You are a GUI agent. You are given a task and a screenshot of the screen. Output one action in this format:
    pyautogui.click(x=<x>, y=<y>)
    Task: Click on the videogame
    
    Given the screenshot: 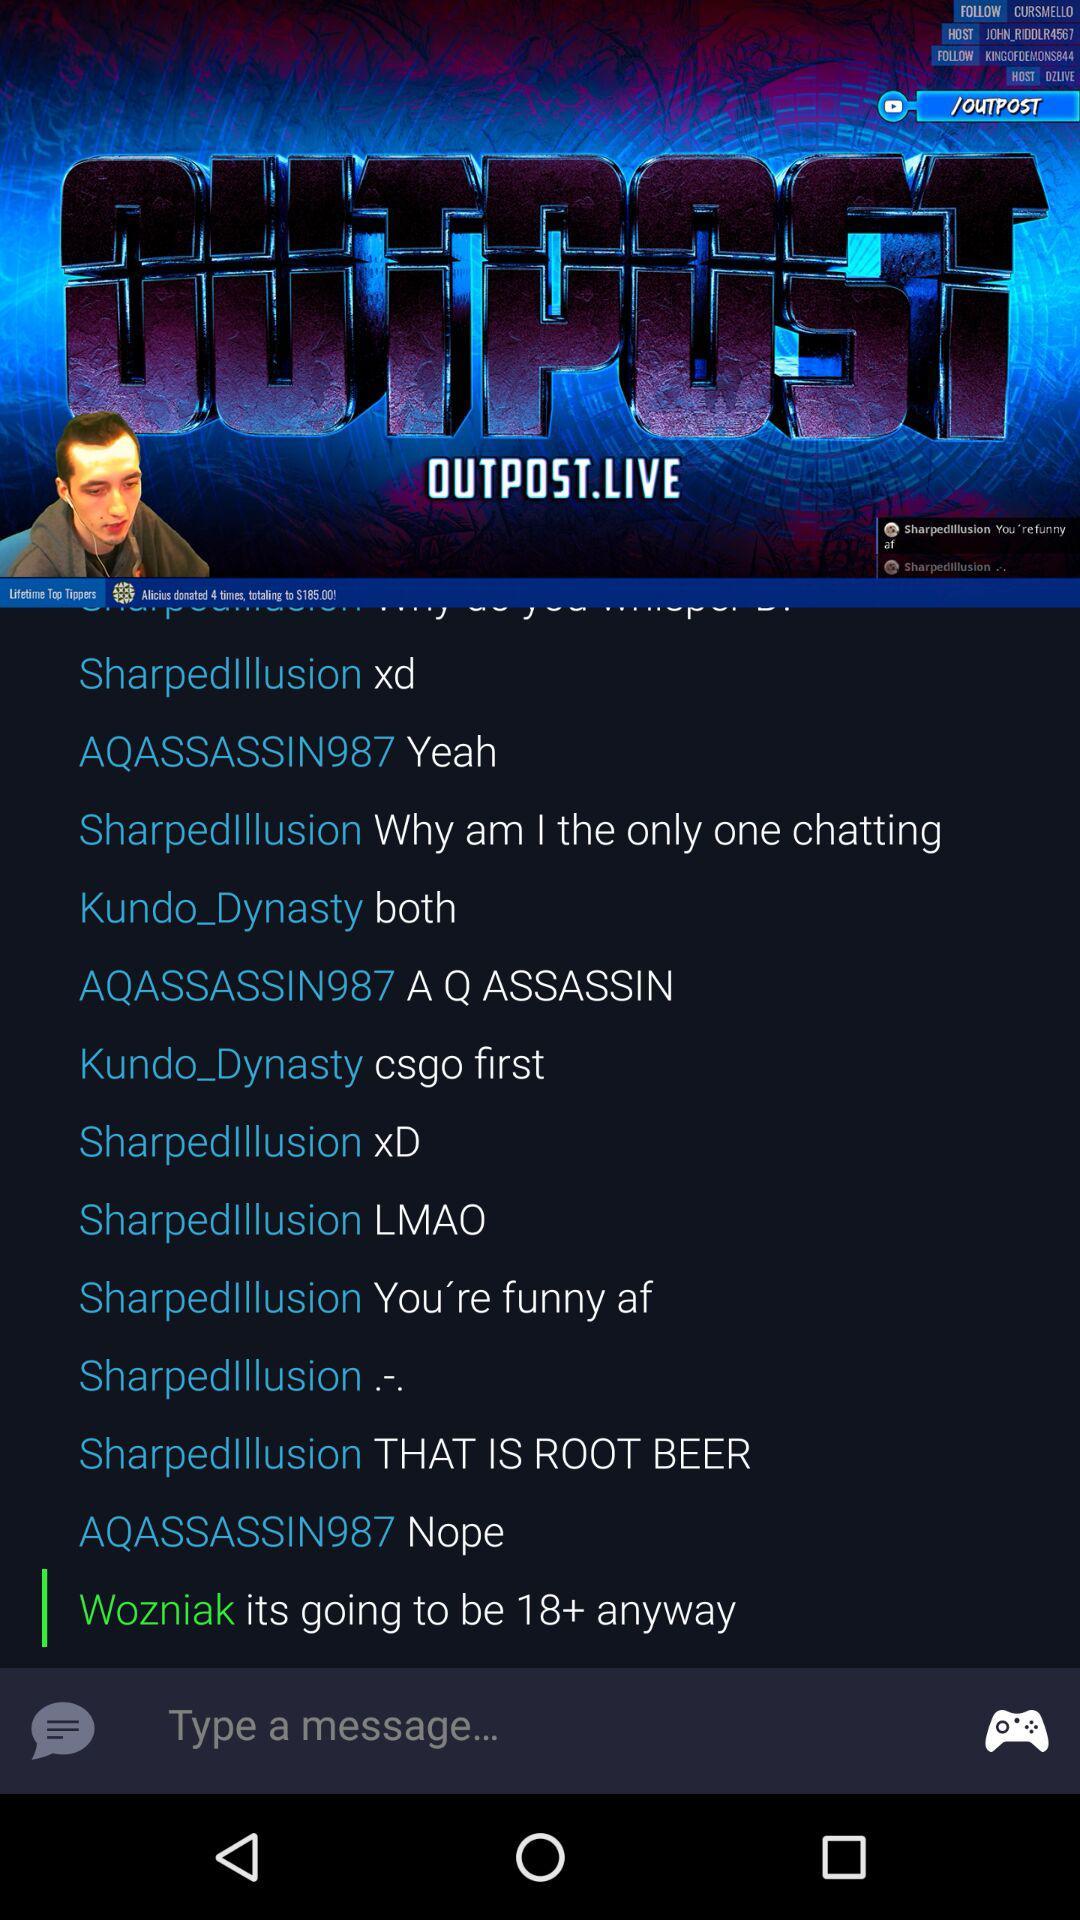 What is the action you would take?
    pyautogui.click(x=1017, y=1730)
    